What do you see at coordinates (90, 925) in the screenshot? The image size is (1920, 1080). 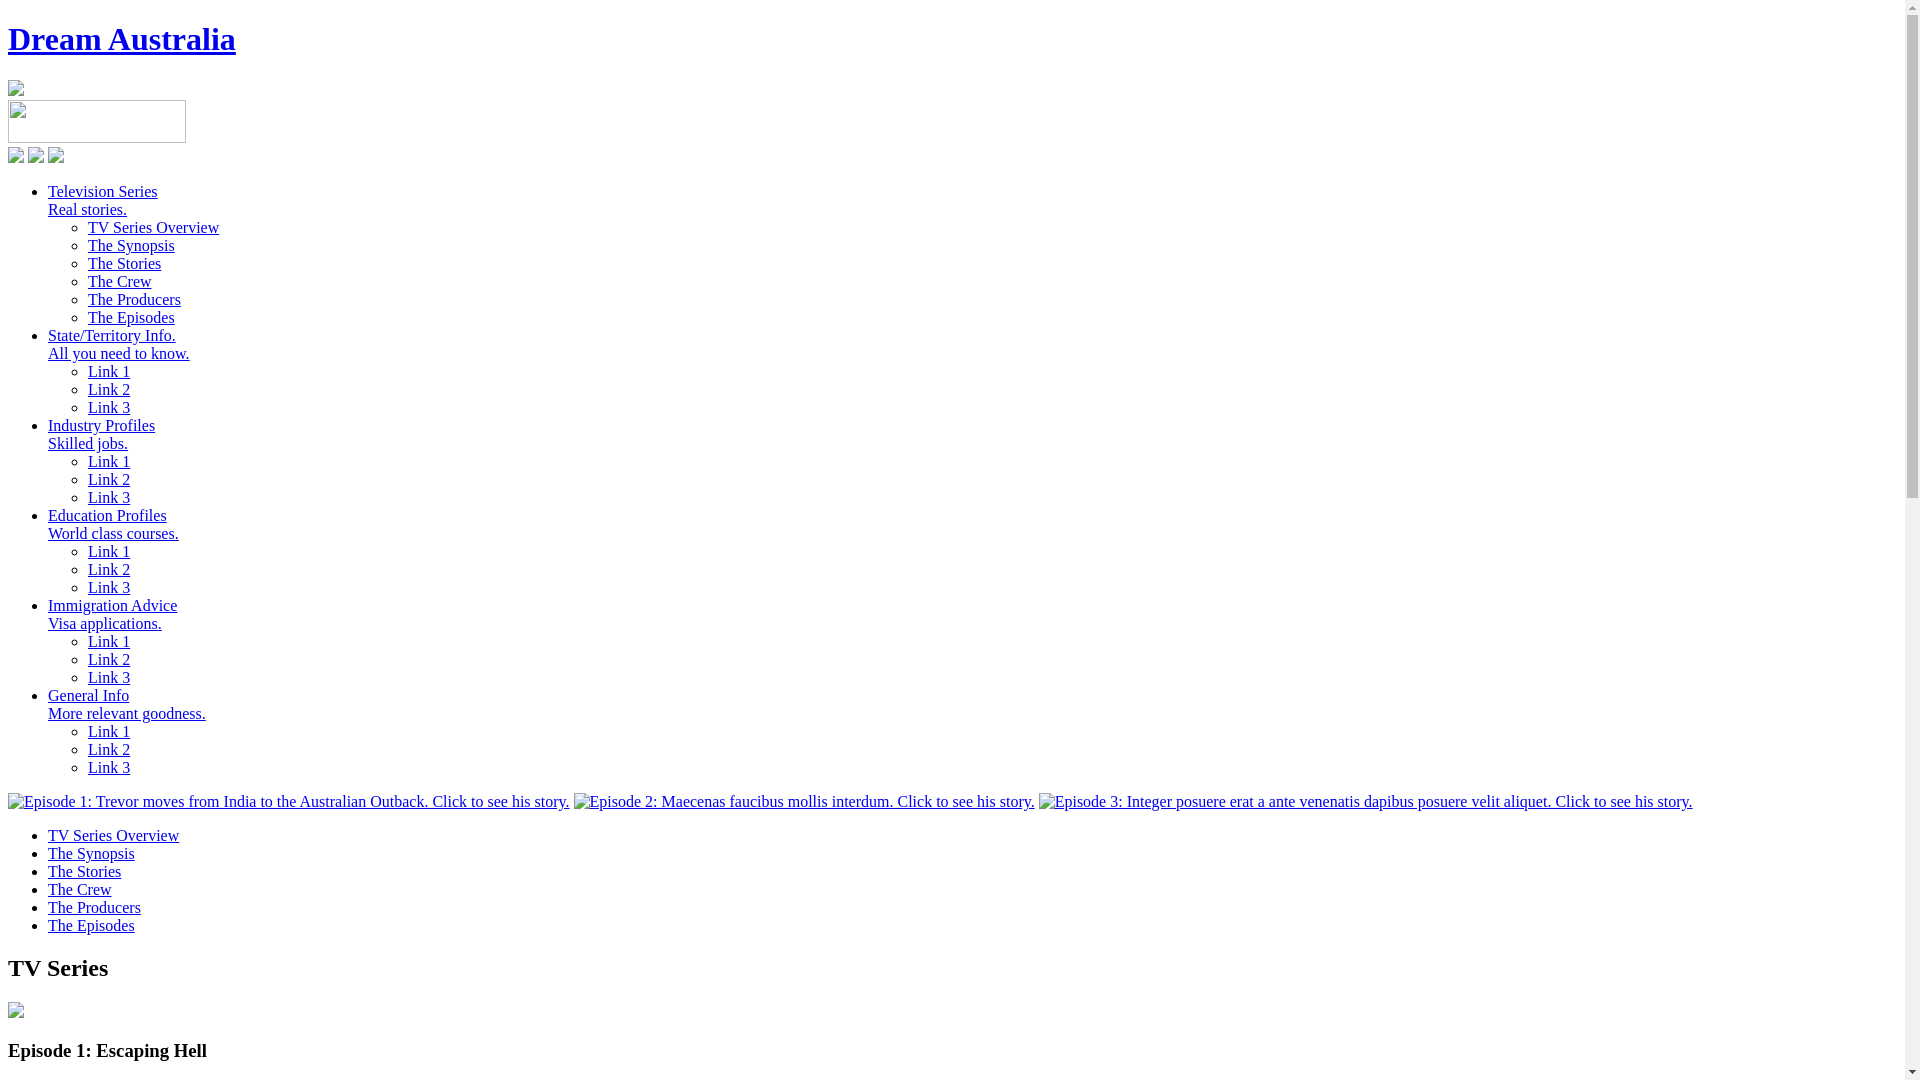 I see `'The Episodes'` at bounding box center [90, 925].